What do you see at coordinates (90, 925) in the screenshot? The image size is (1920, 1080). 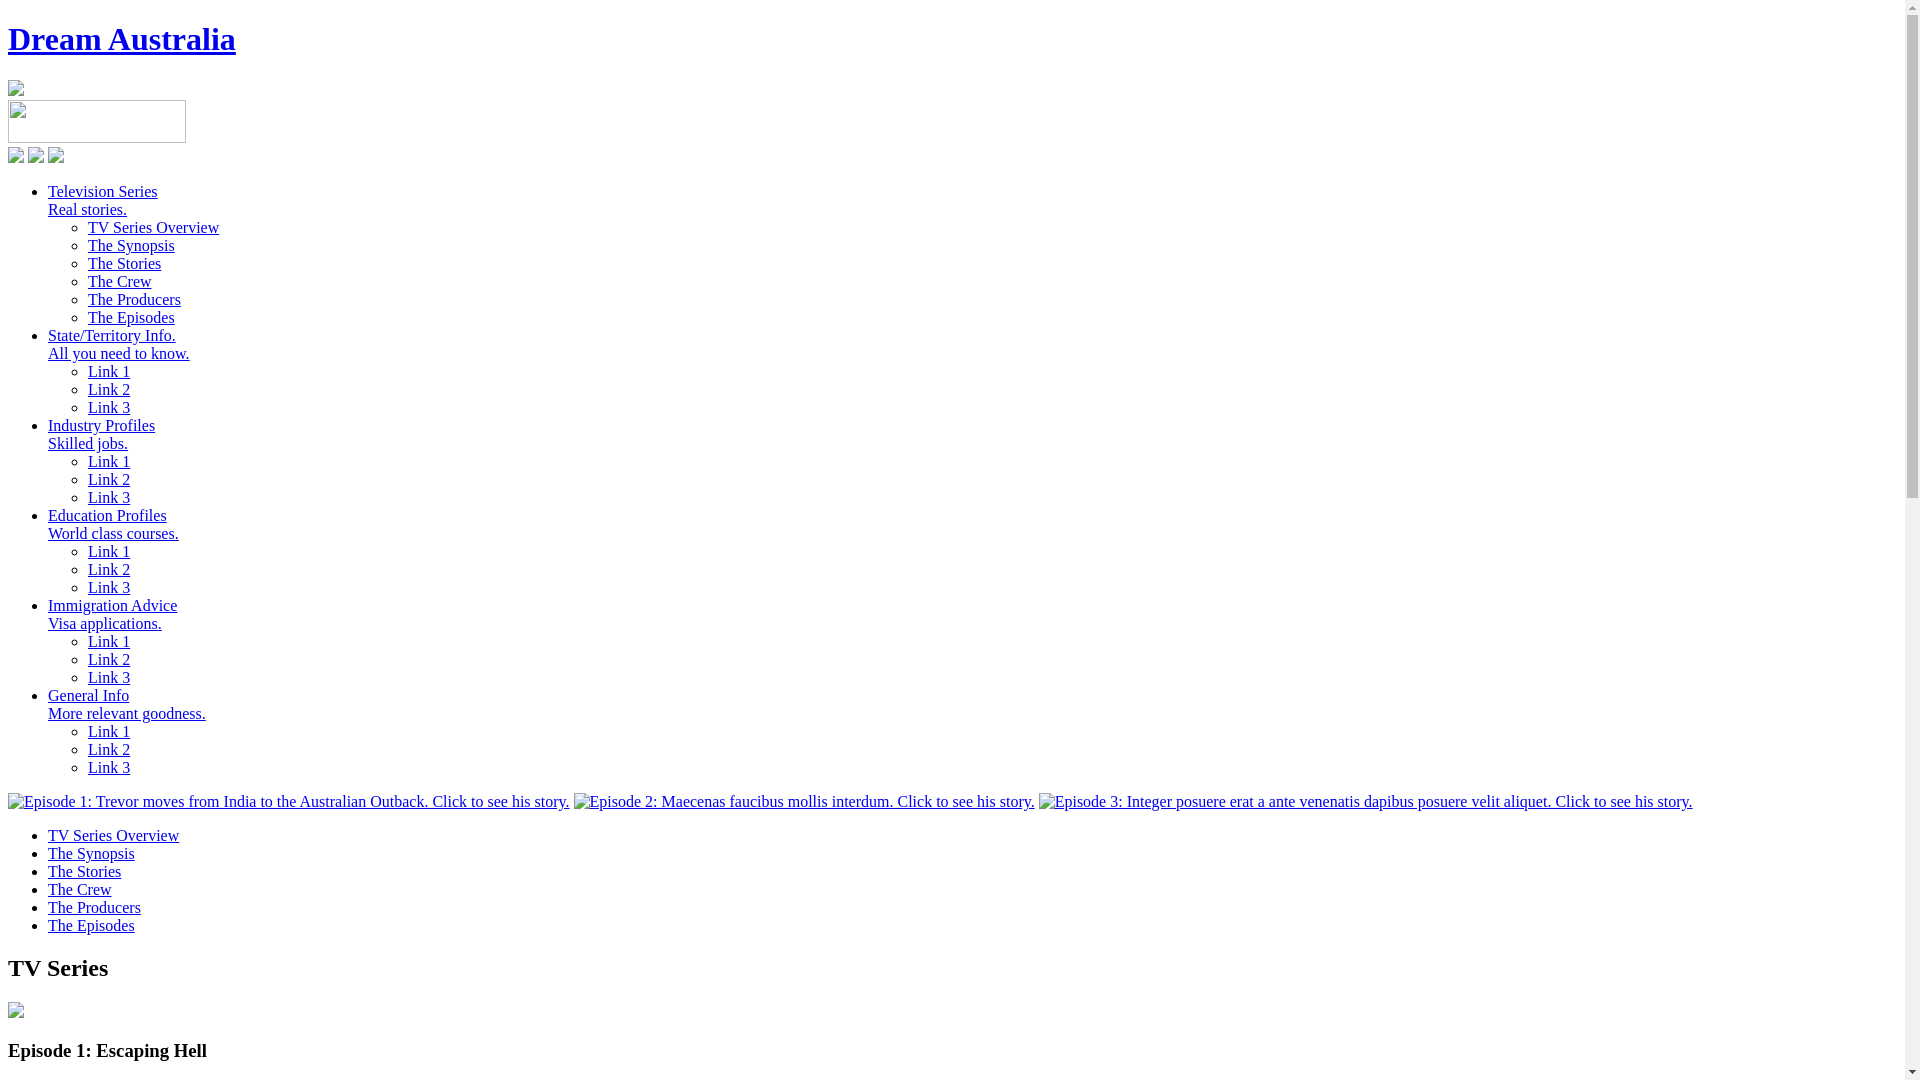 I see `'The Episodes'` at bounding box center [90, 925].